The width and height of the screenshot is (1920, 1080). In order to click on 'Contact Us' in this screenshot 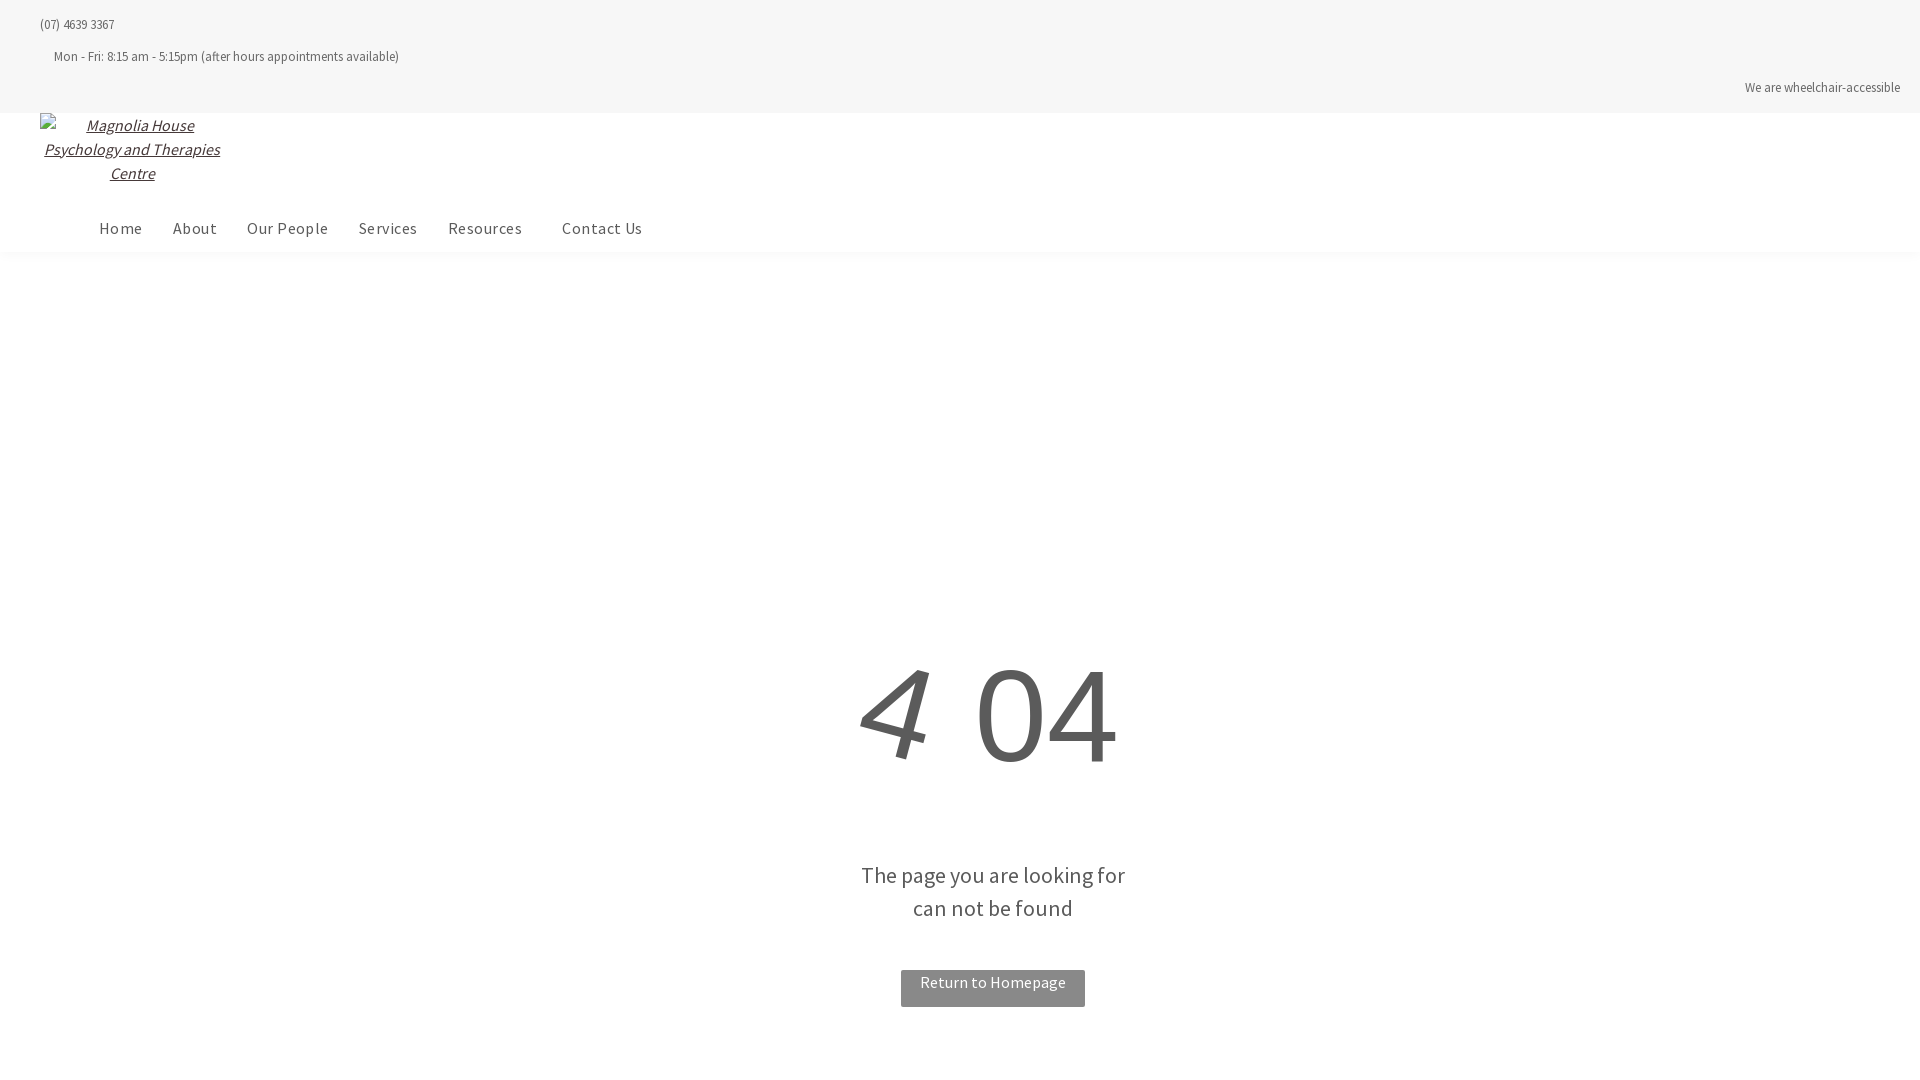, I will do `click(601, 226)`.